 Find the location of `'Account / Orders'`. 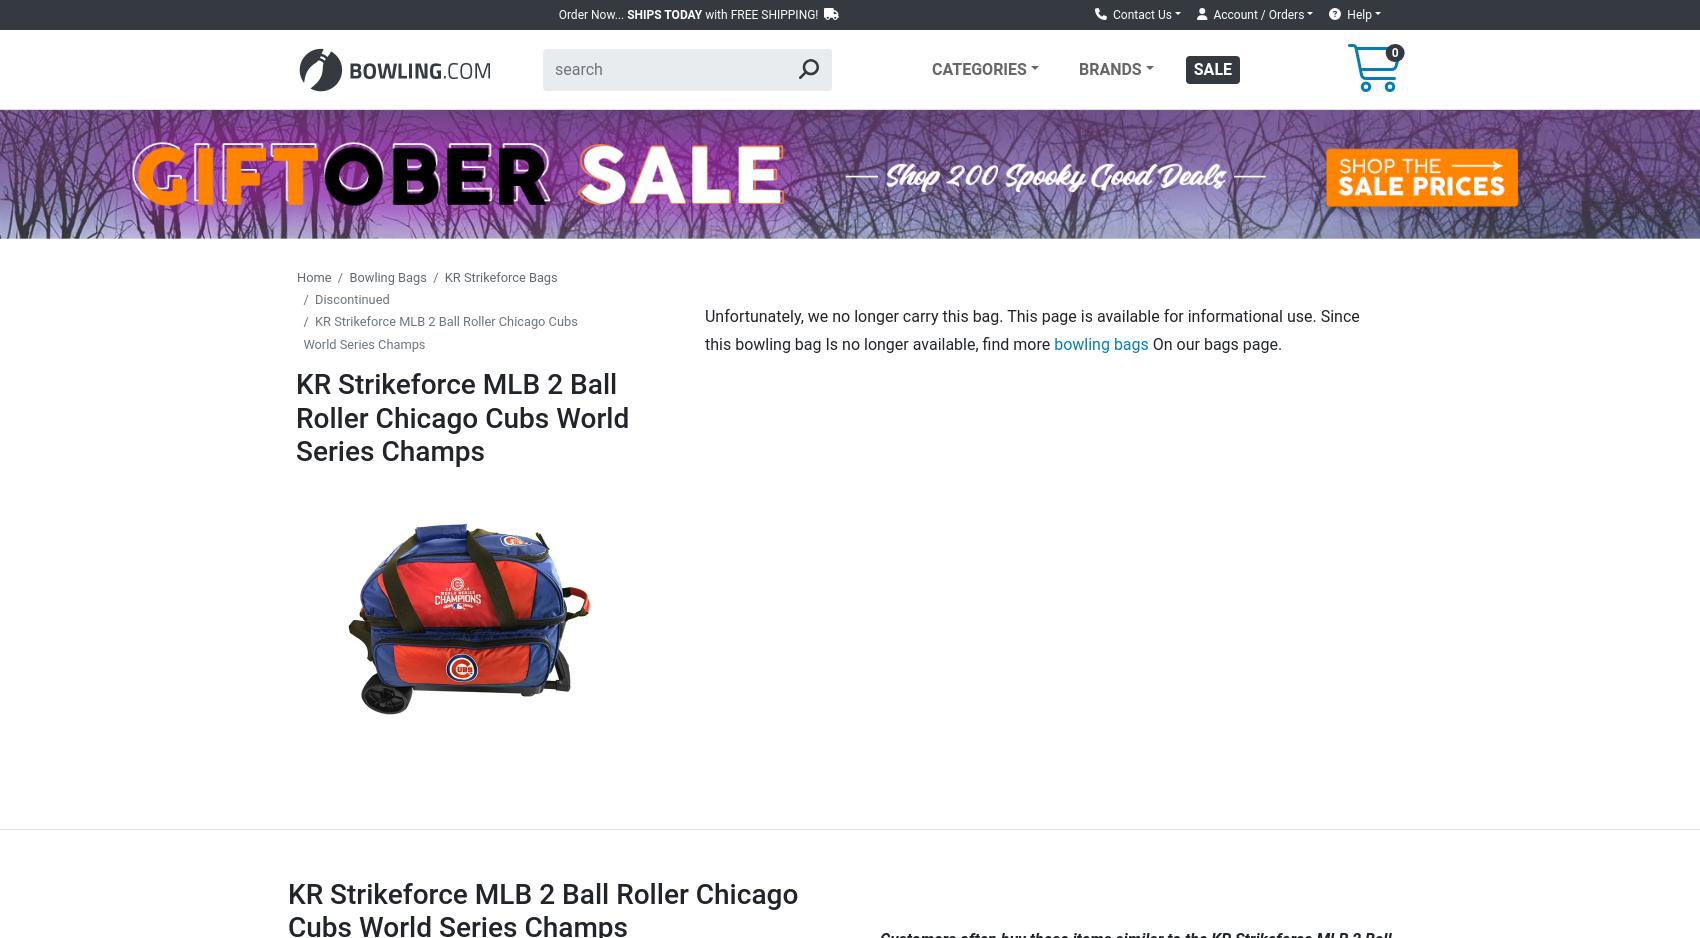

'Account / Orders' is located at coordinates (1254, 13).